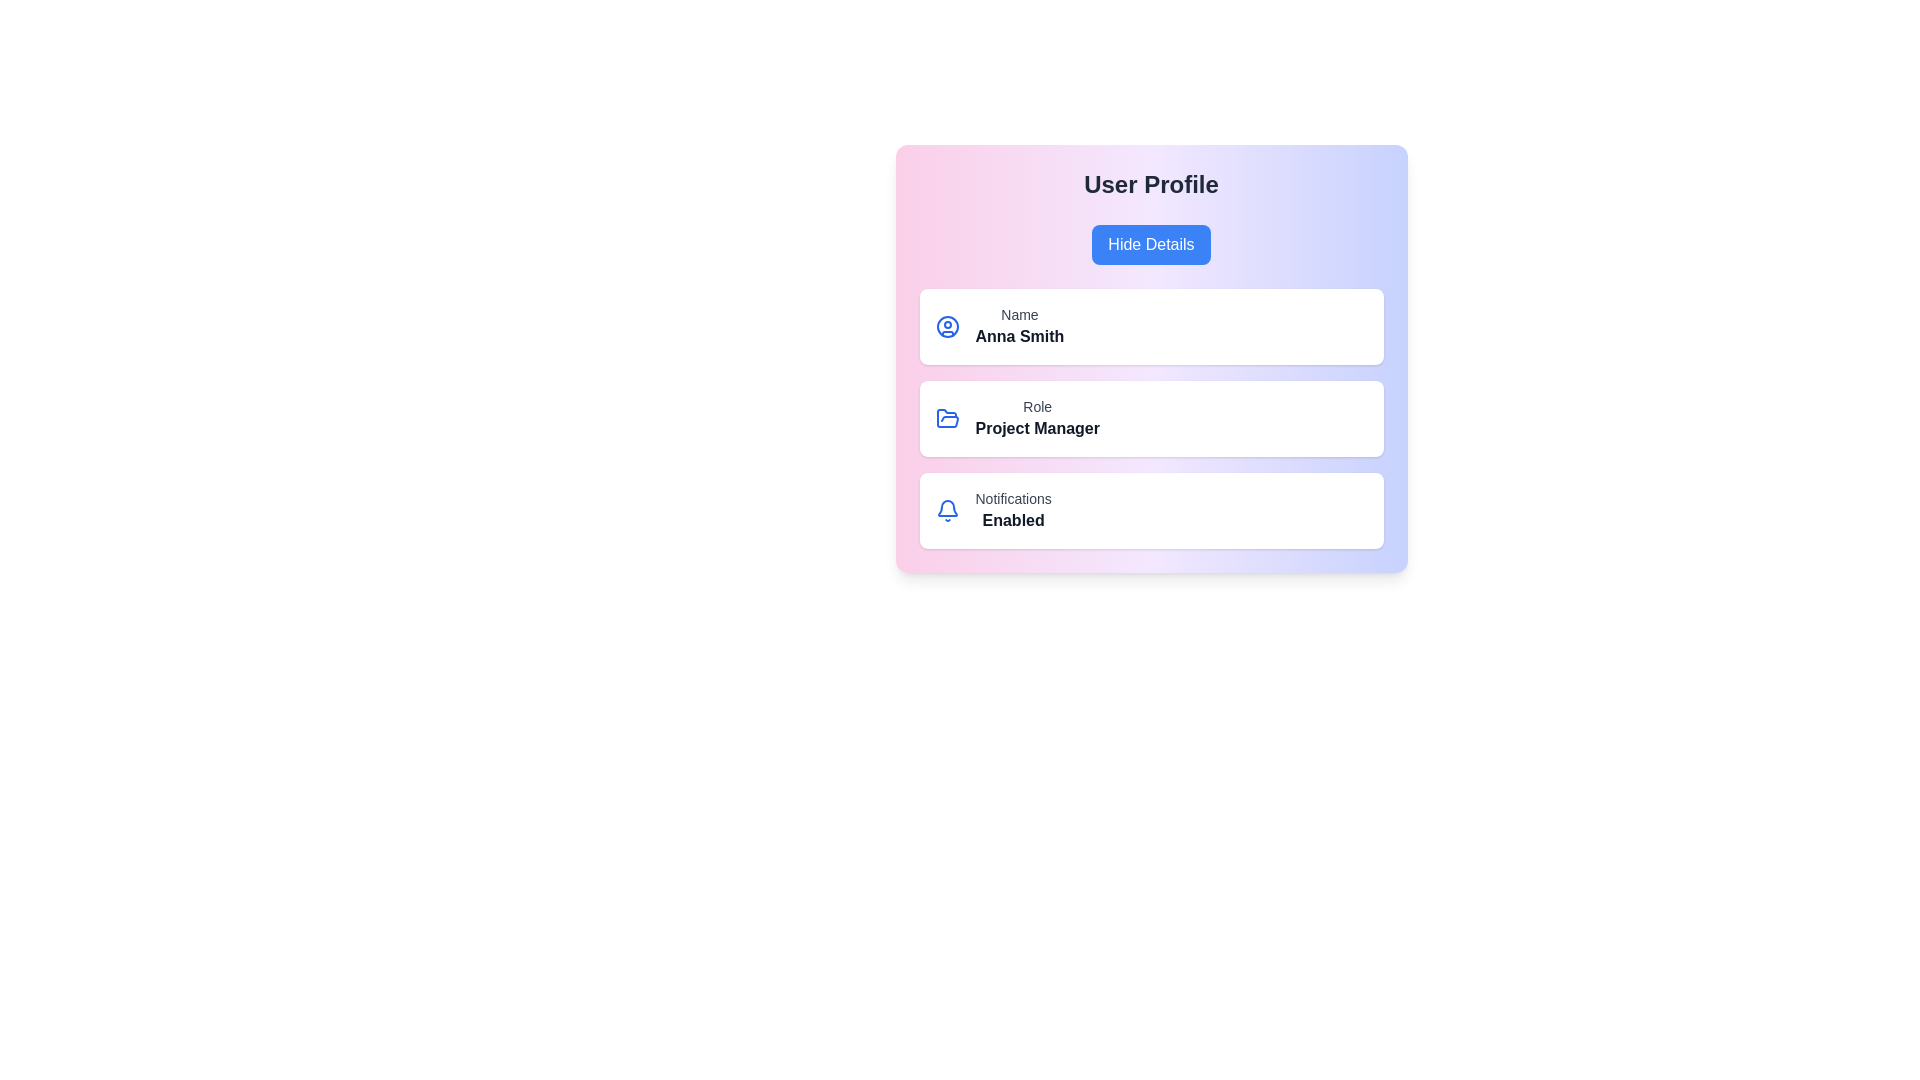 The height and width of the screenshot is (1080, 1920). I want to click on the text label displaying the word 'Role', which is styled in a smaller font size and medium gray color, positioned above the 'Project Manager' text within the user profile card, so click(1037, 406).